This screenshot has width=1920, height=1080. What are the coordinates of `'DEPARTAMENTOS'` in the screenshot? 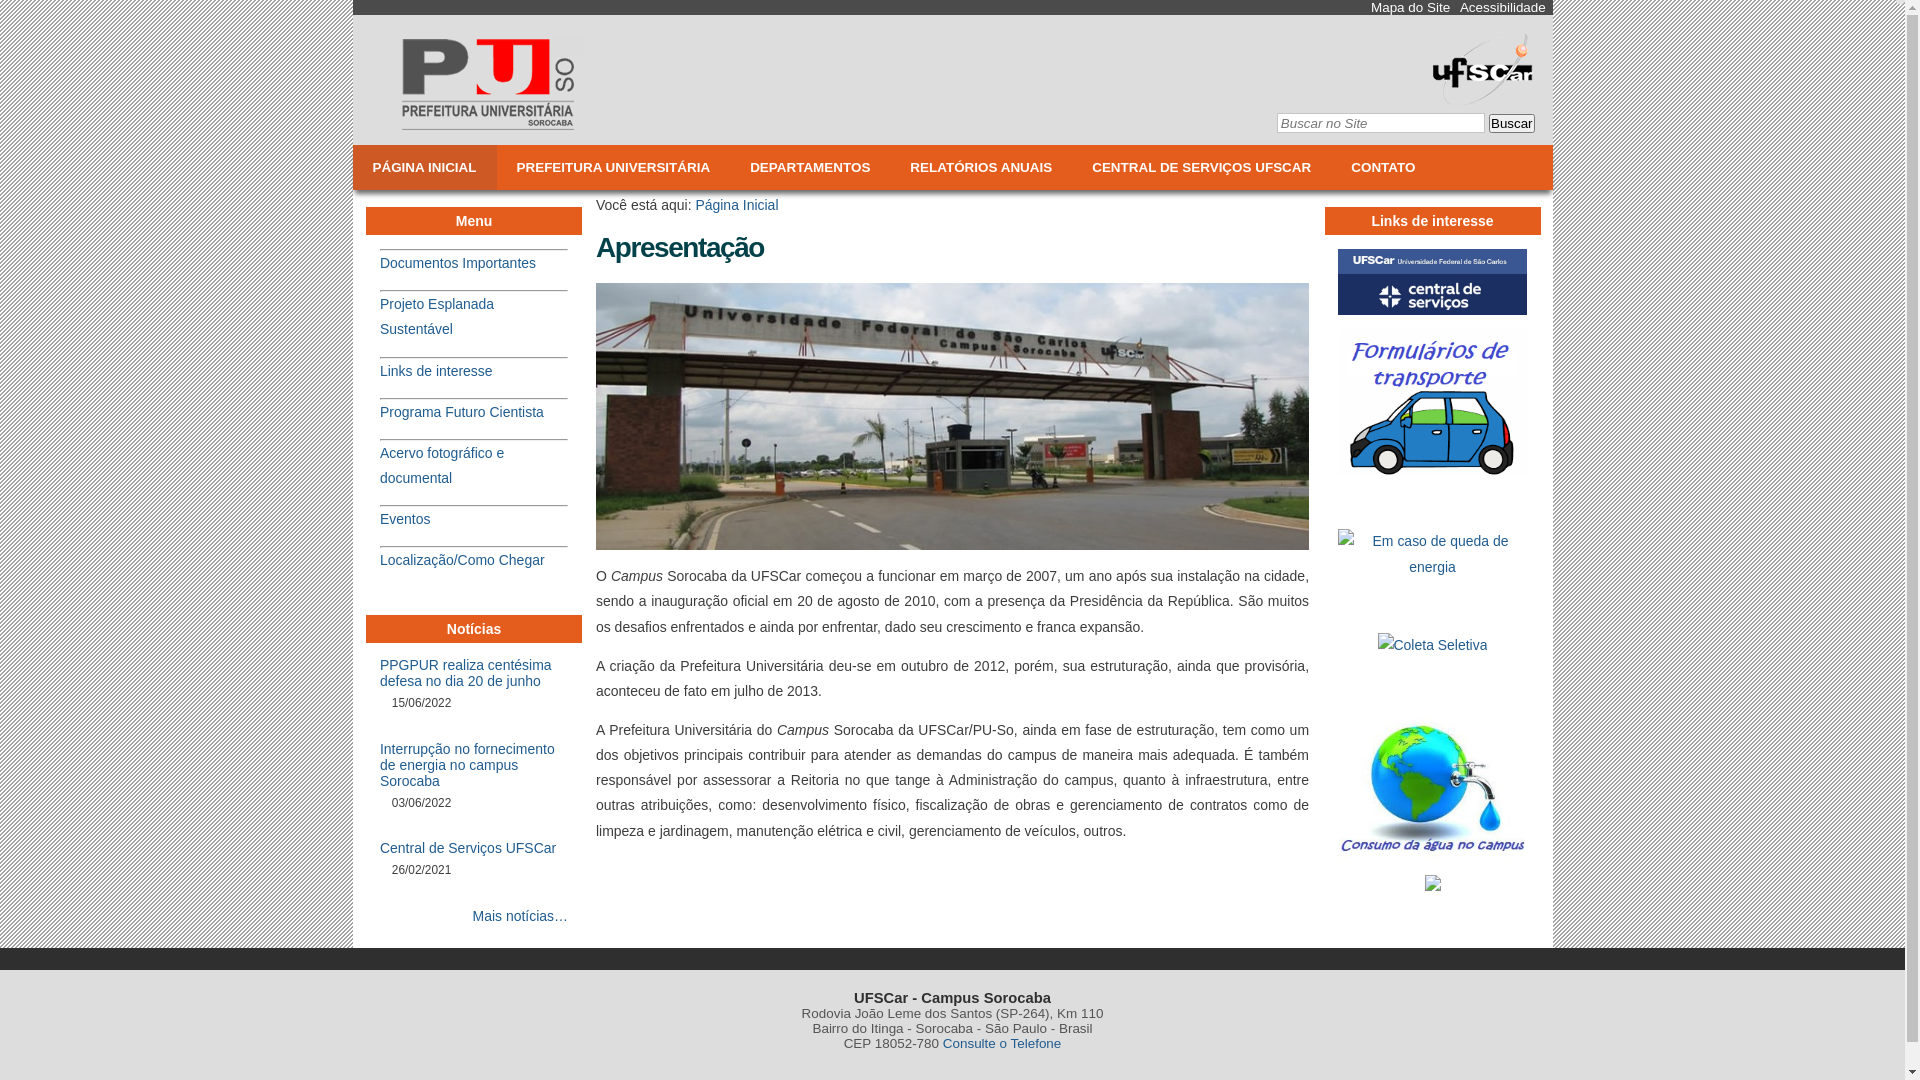 It's located at (810, 166).